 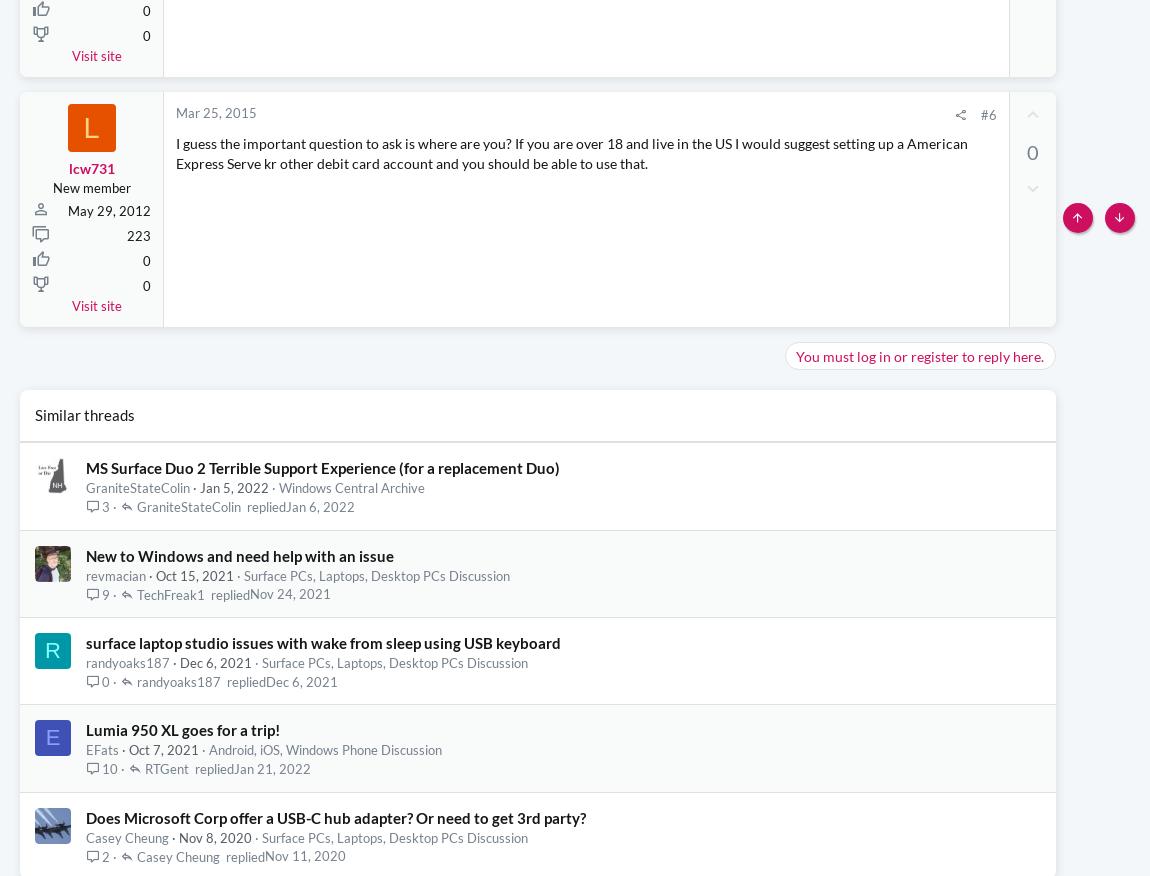 What do you see at coordinates (1010, 155) in the screenshot?
I see `'24 minutes ago'` at bounding box center [1010, 155].